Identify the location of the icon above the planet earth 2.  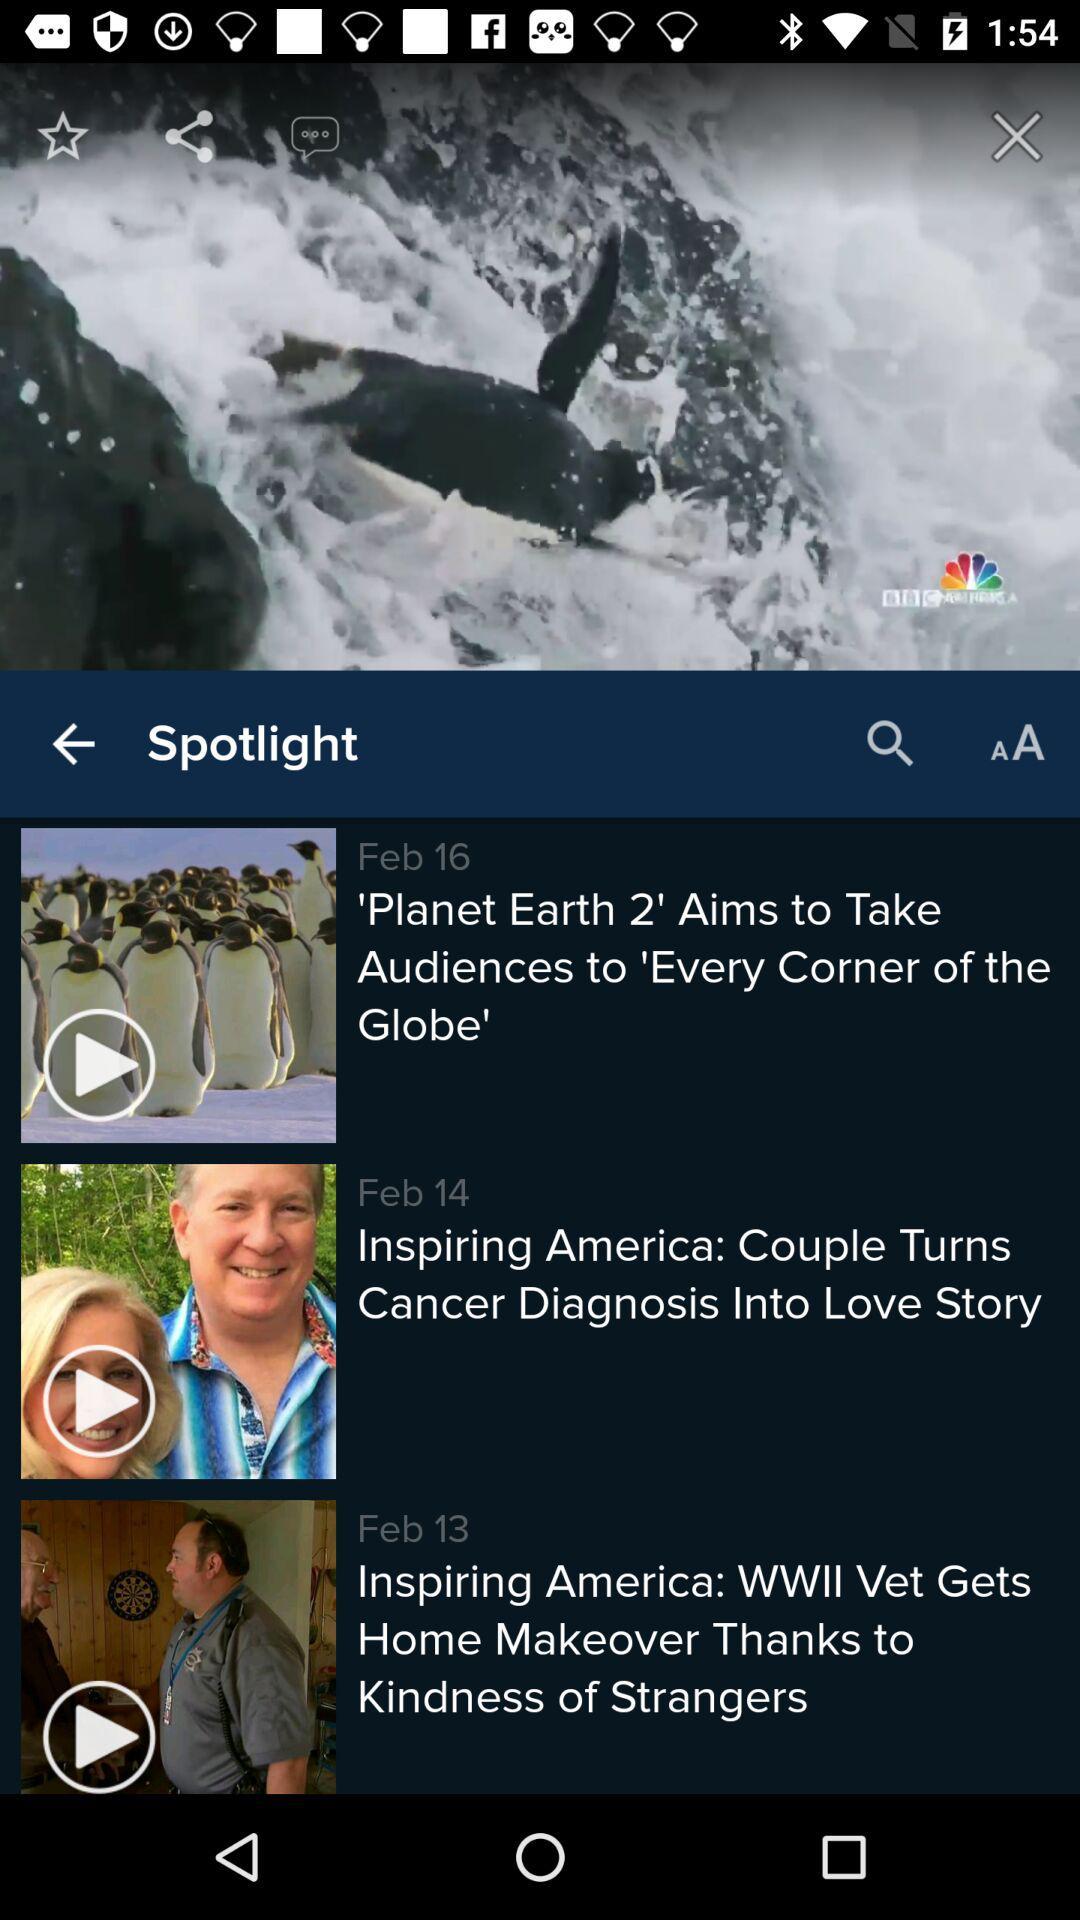
(1017, 743).